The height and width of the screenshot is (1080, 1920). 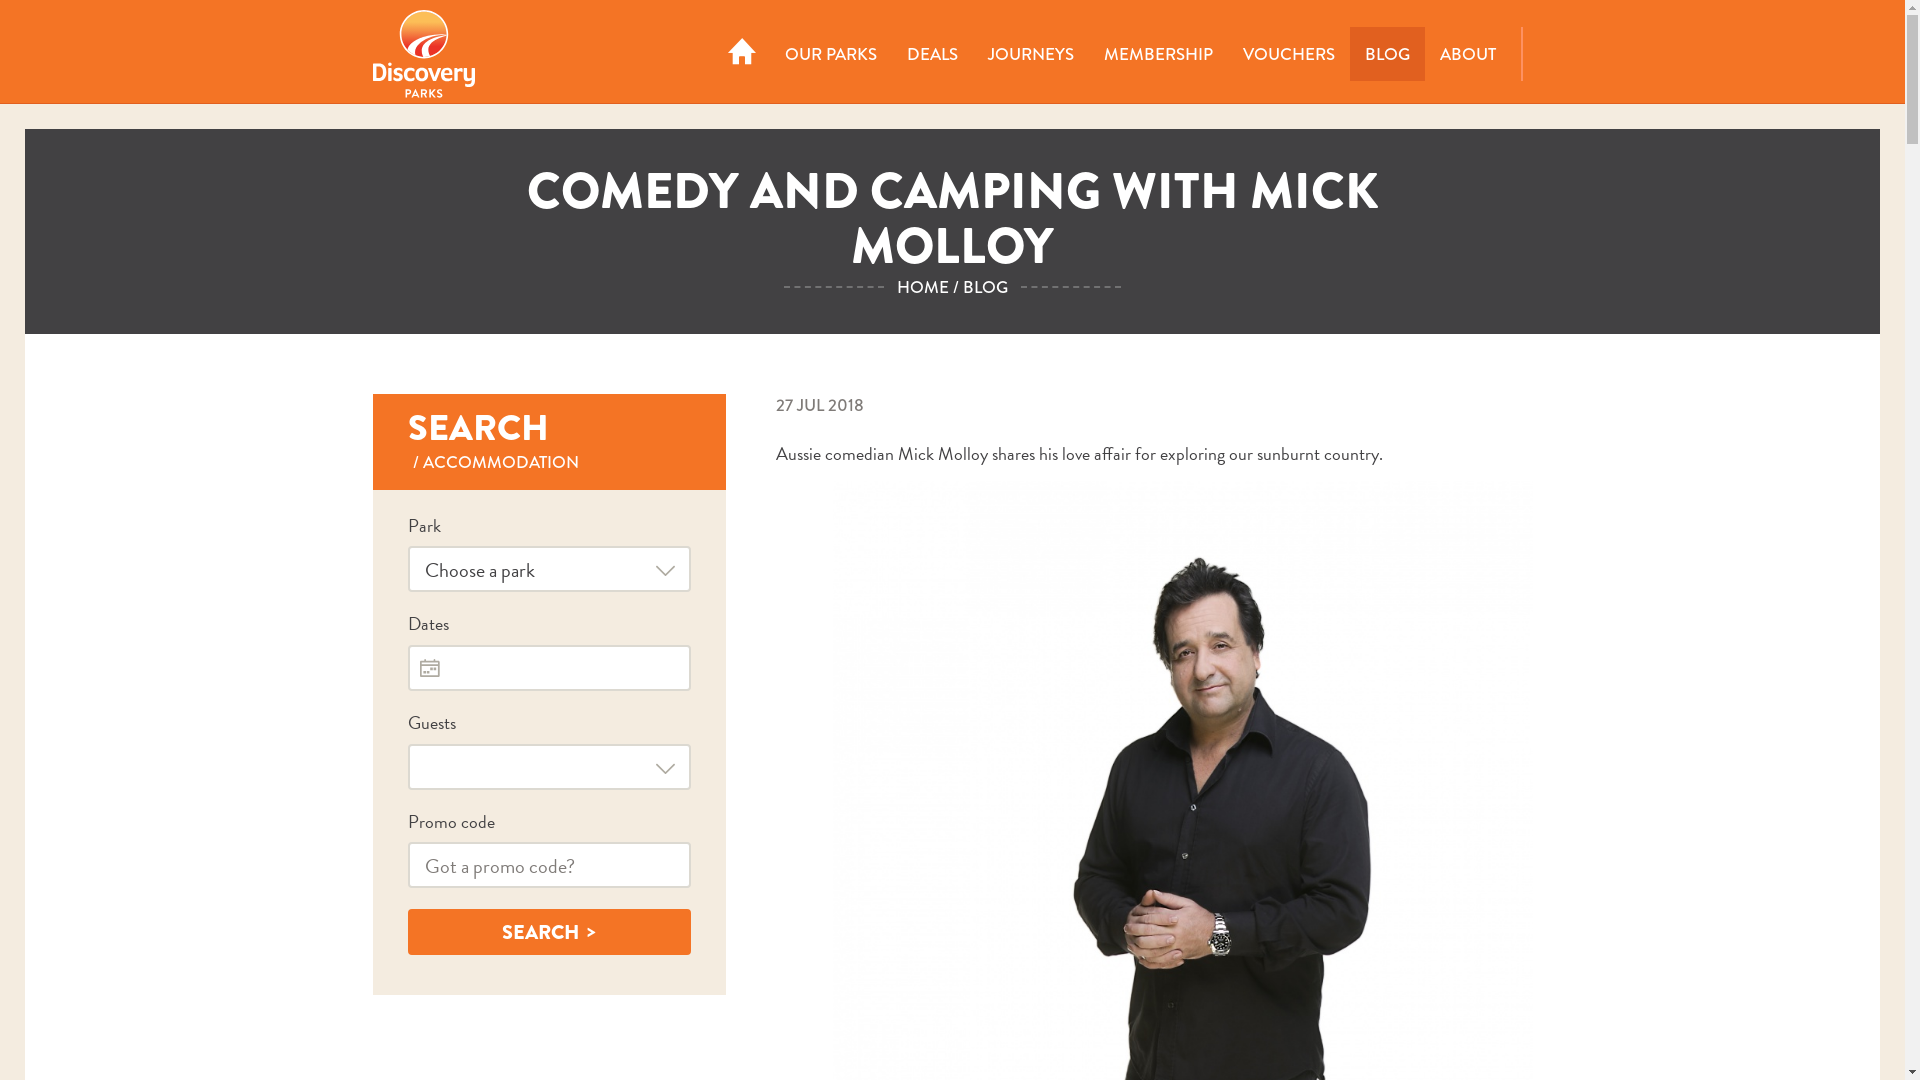 I want to click on 'VOUCHERS', so click(x=1289, y=53).